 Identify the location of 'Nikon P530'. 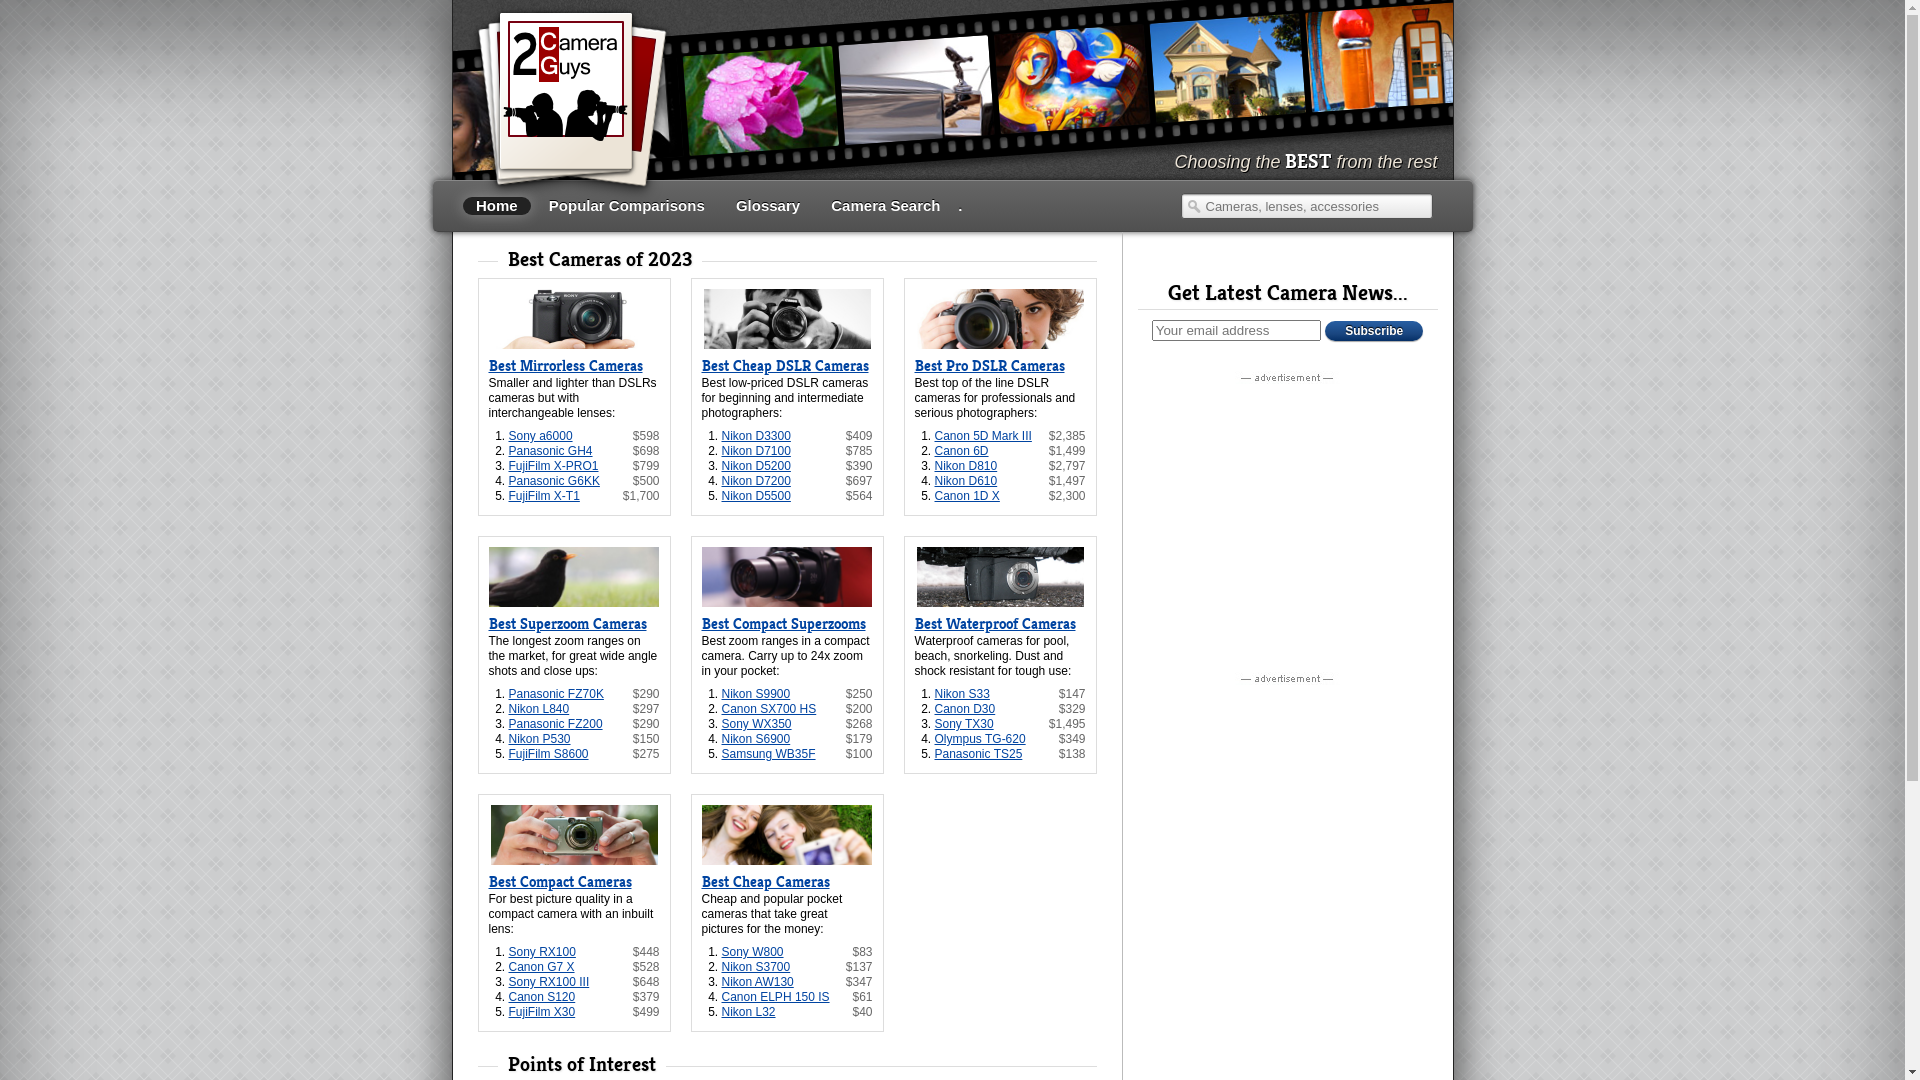
(508, 739).